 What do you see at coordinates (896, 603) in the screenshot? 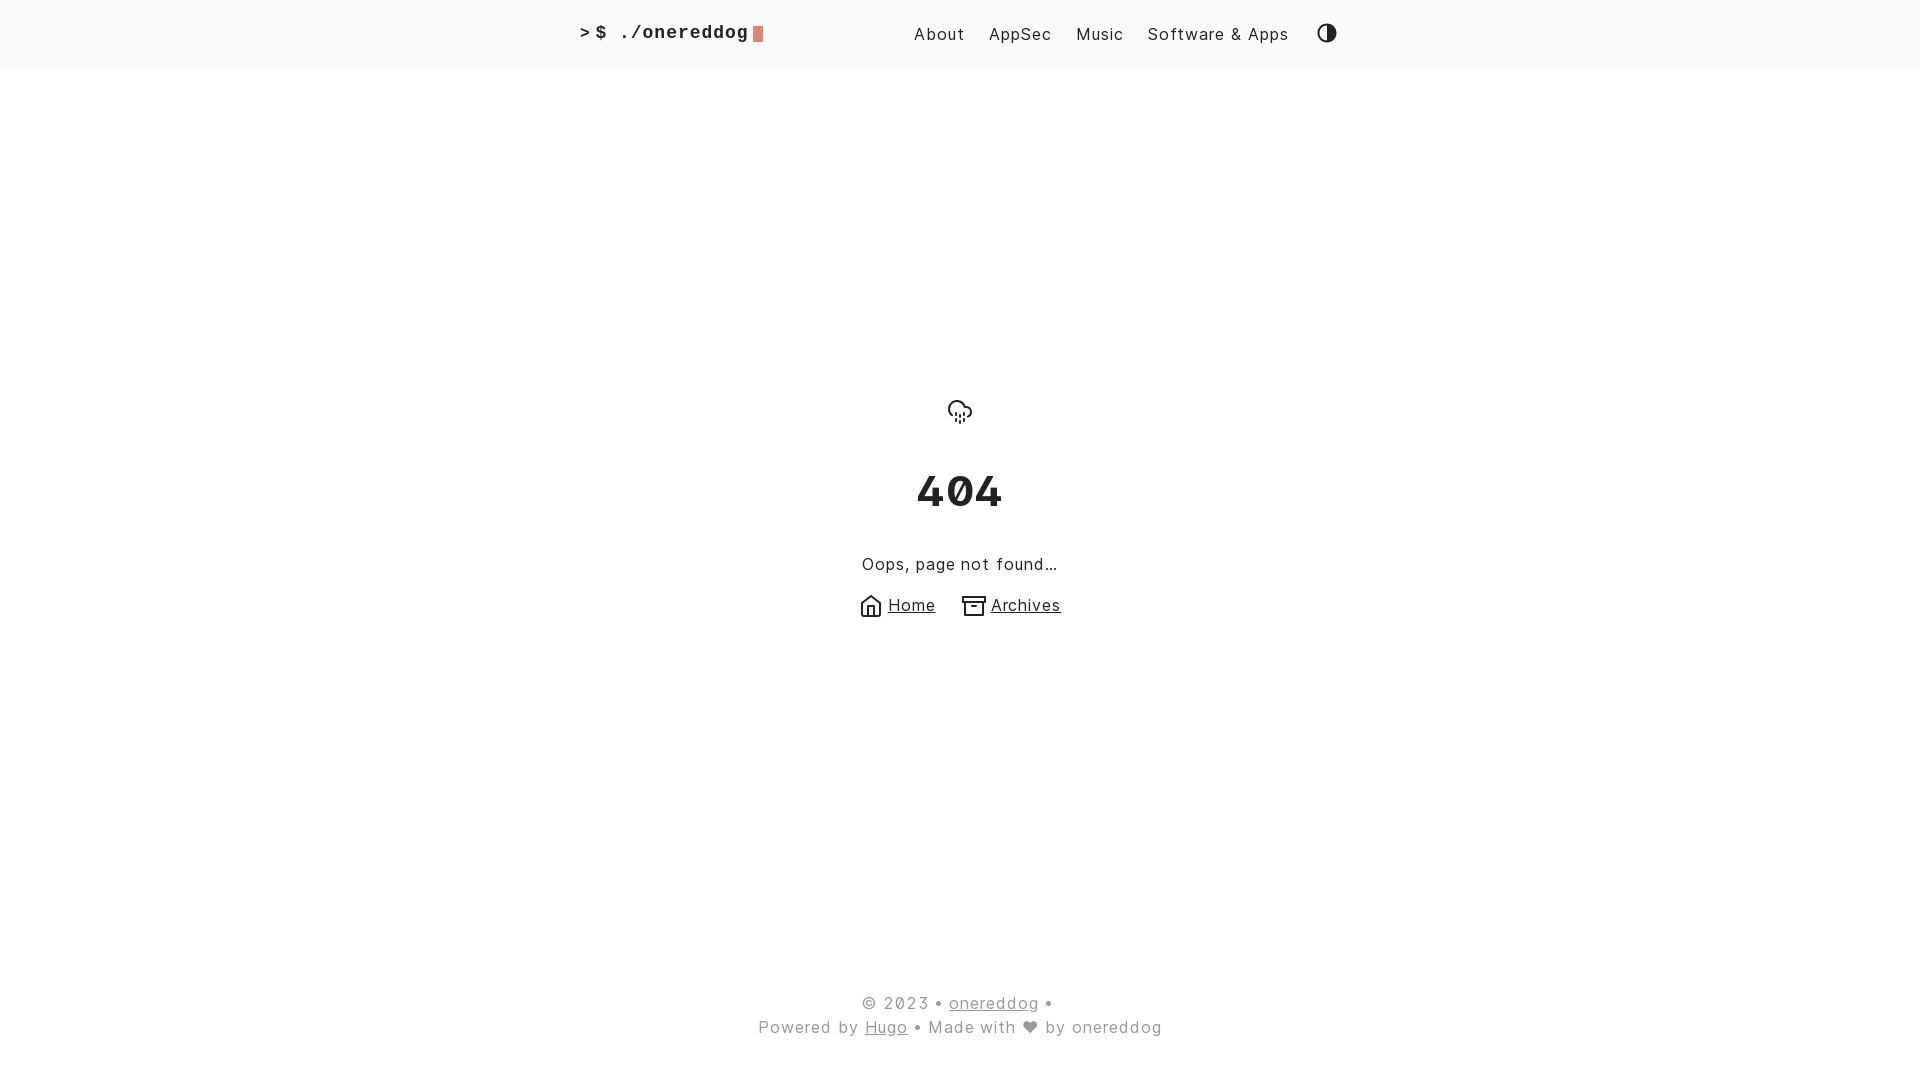
I see `'Home'` at bounding box center [896, 603].